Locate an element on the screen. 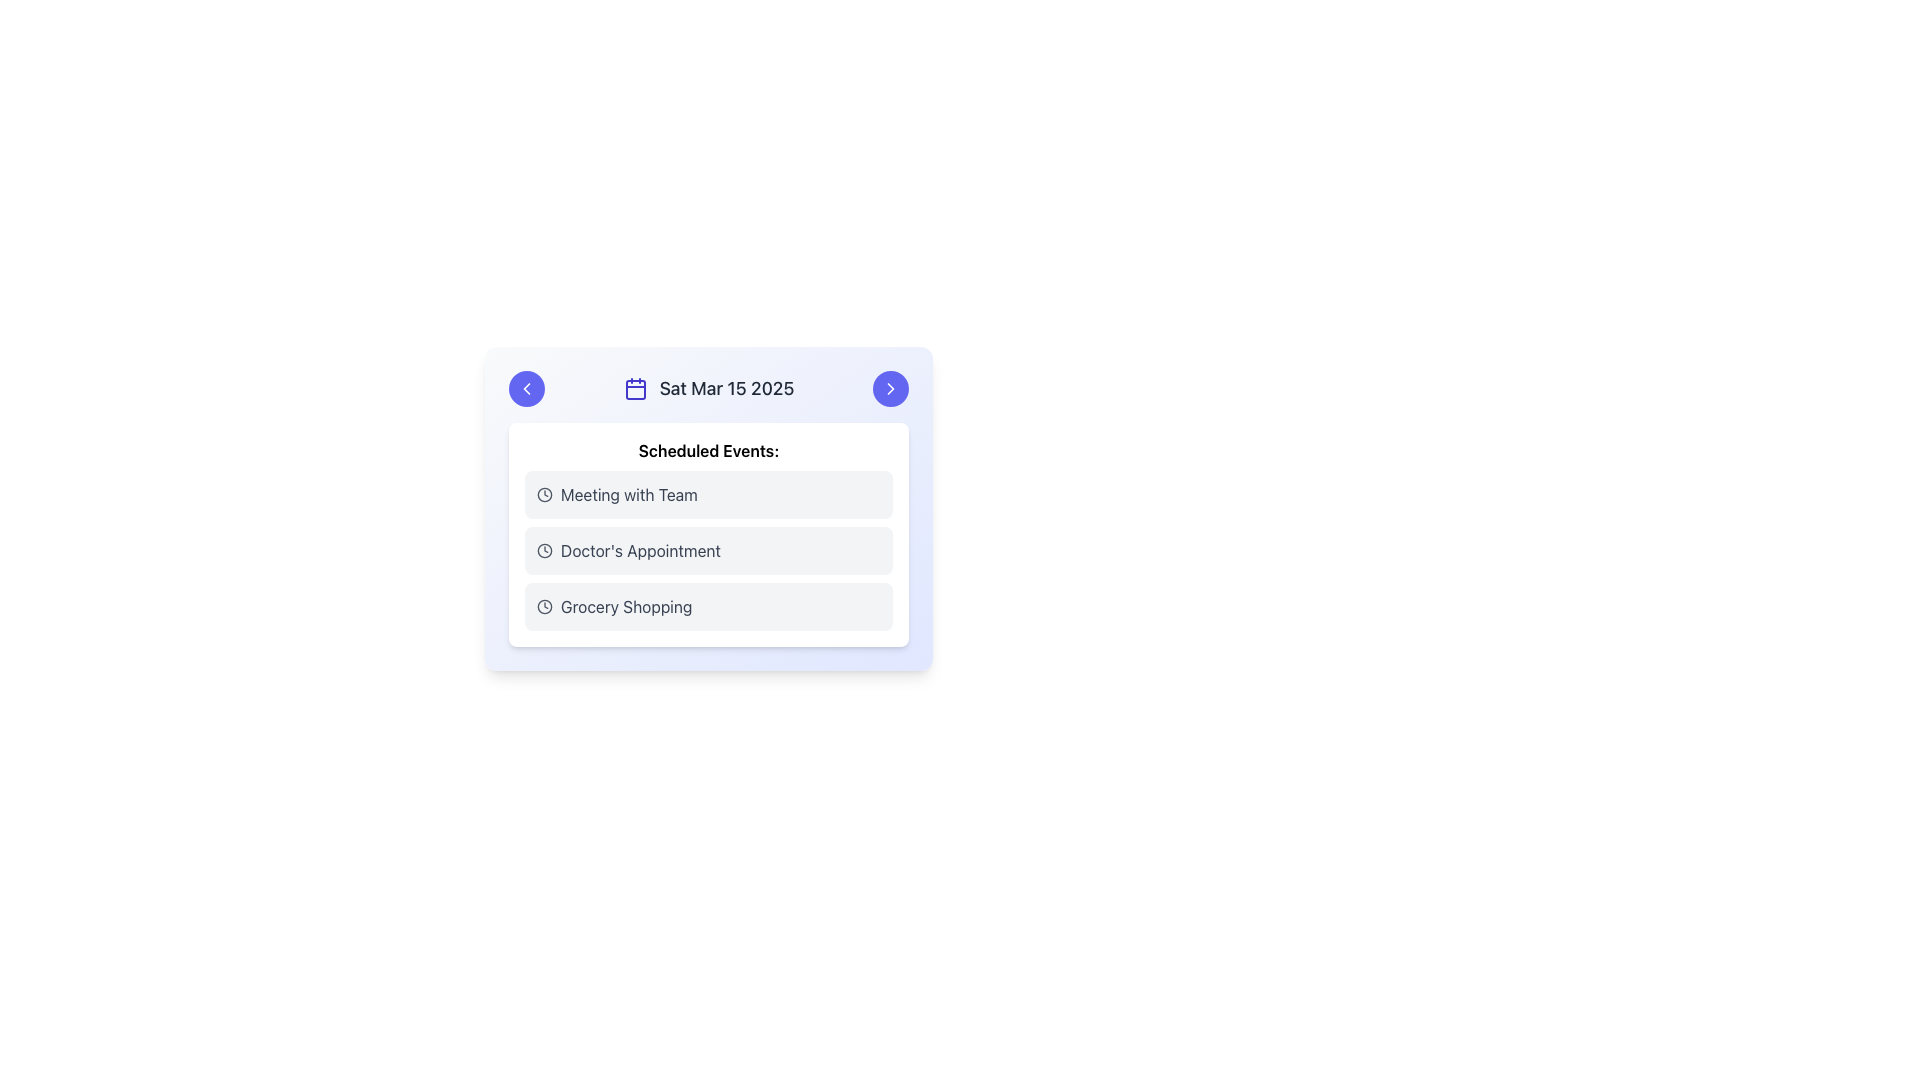  the navigation icon located at the top-left corner of the calendar card is located at coordinates (527, 389).